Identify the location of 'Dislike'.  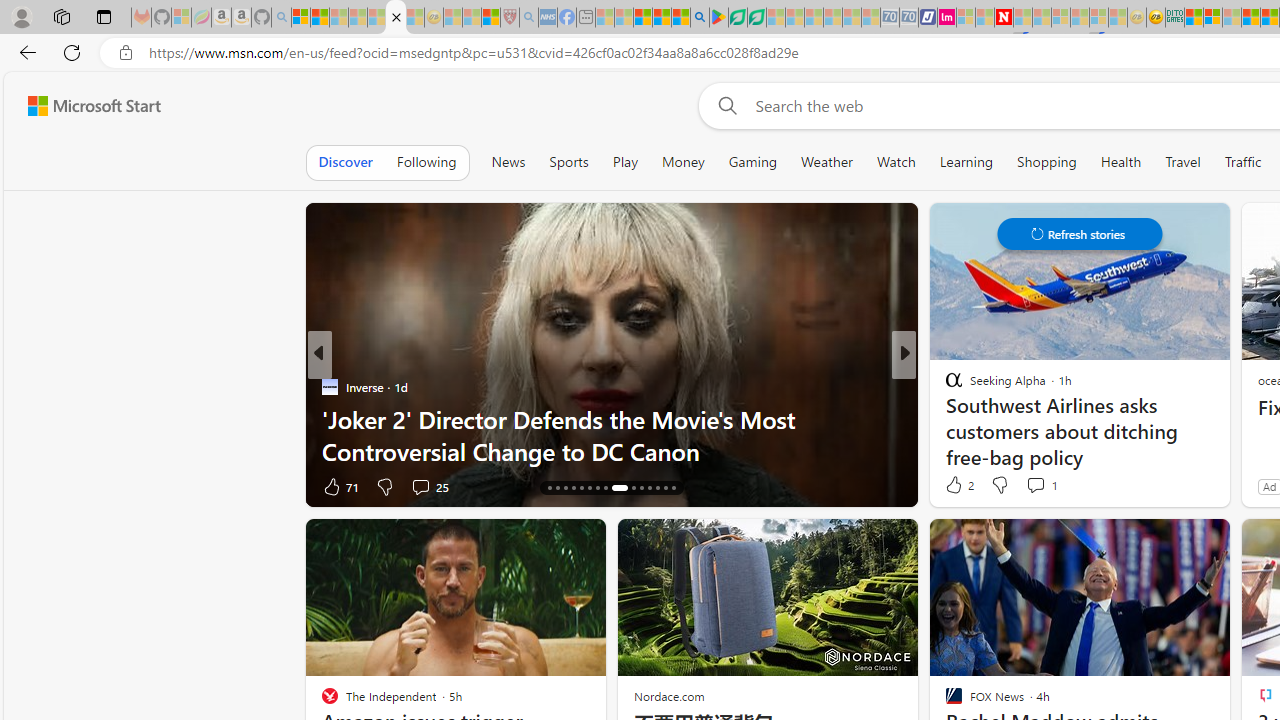
(999, 484).